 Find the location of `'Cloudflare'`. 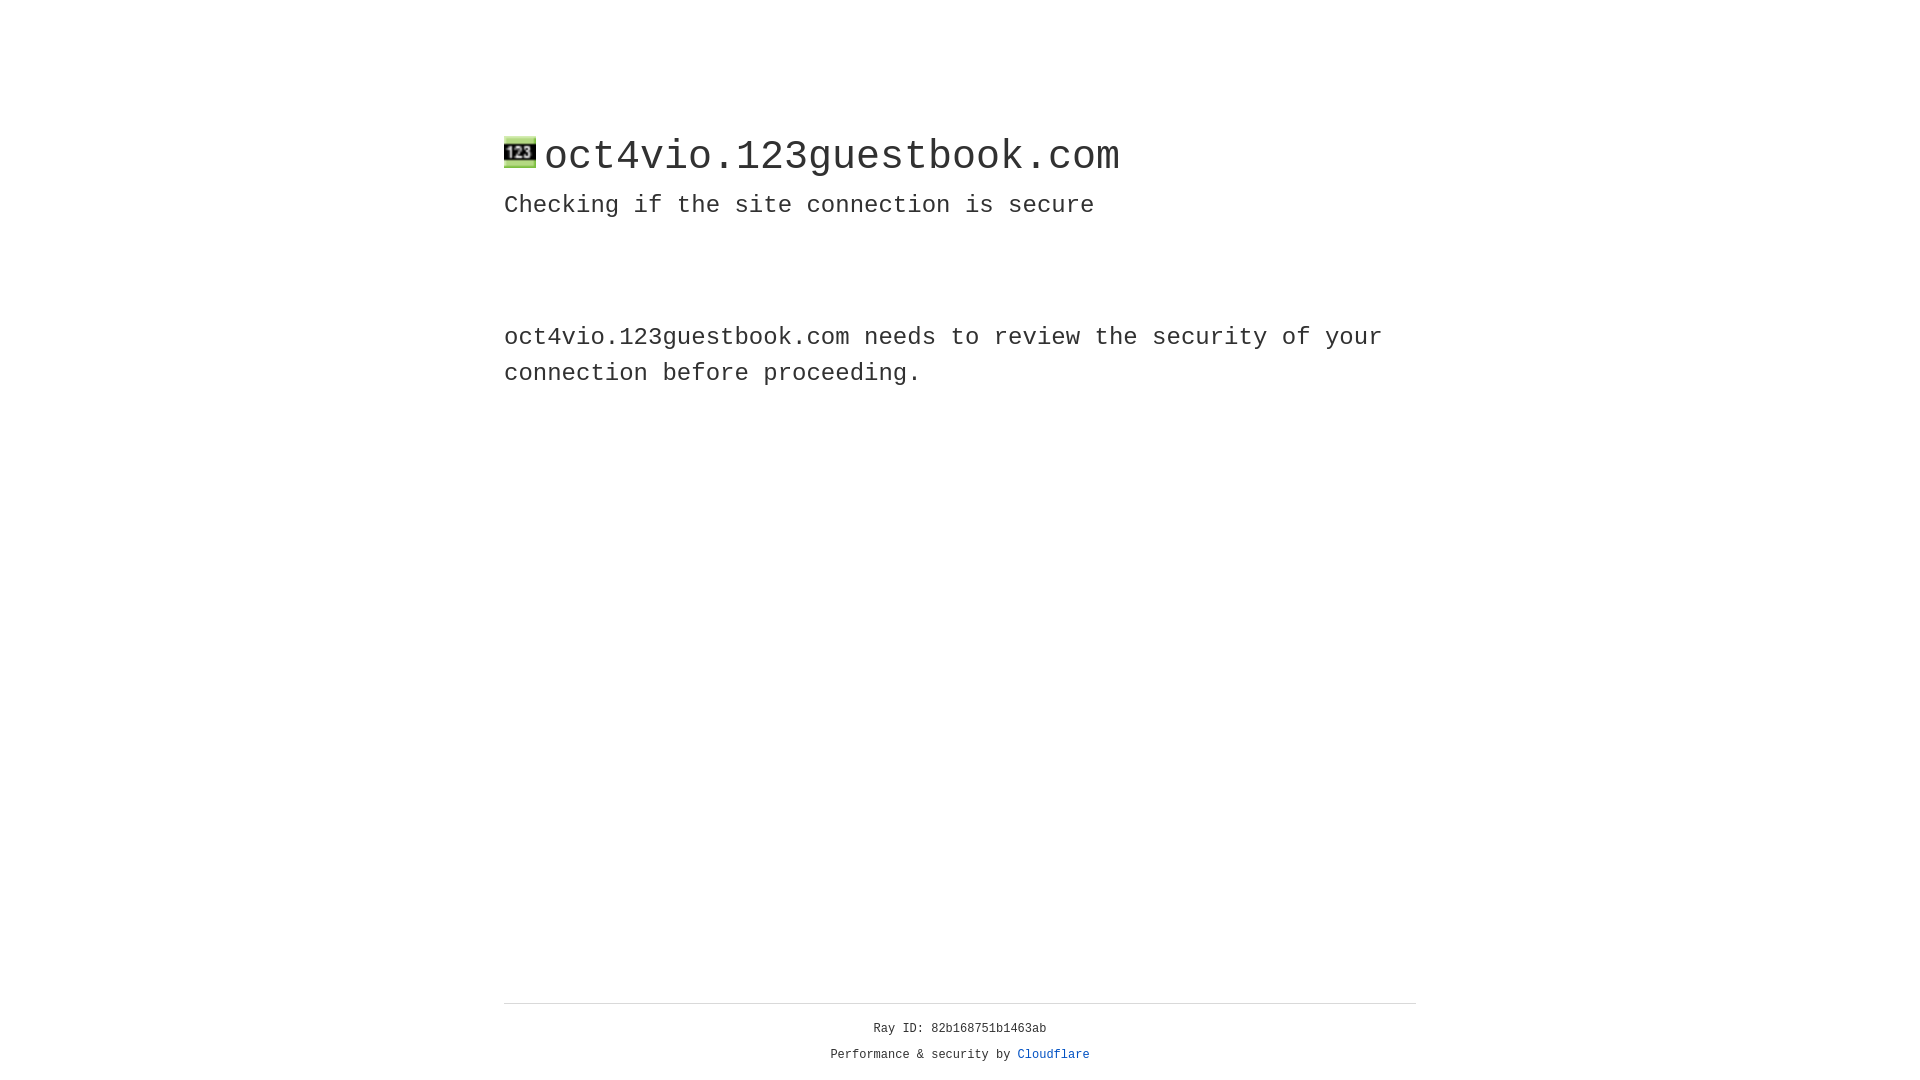

'Cloudflare' is located at coordinates (1017, 1054).